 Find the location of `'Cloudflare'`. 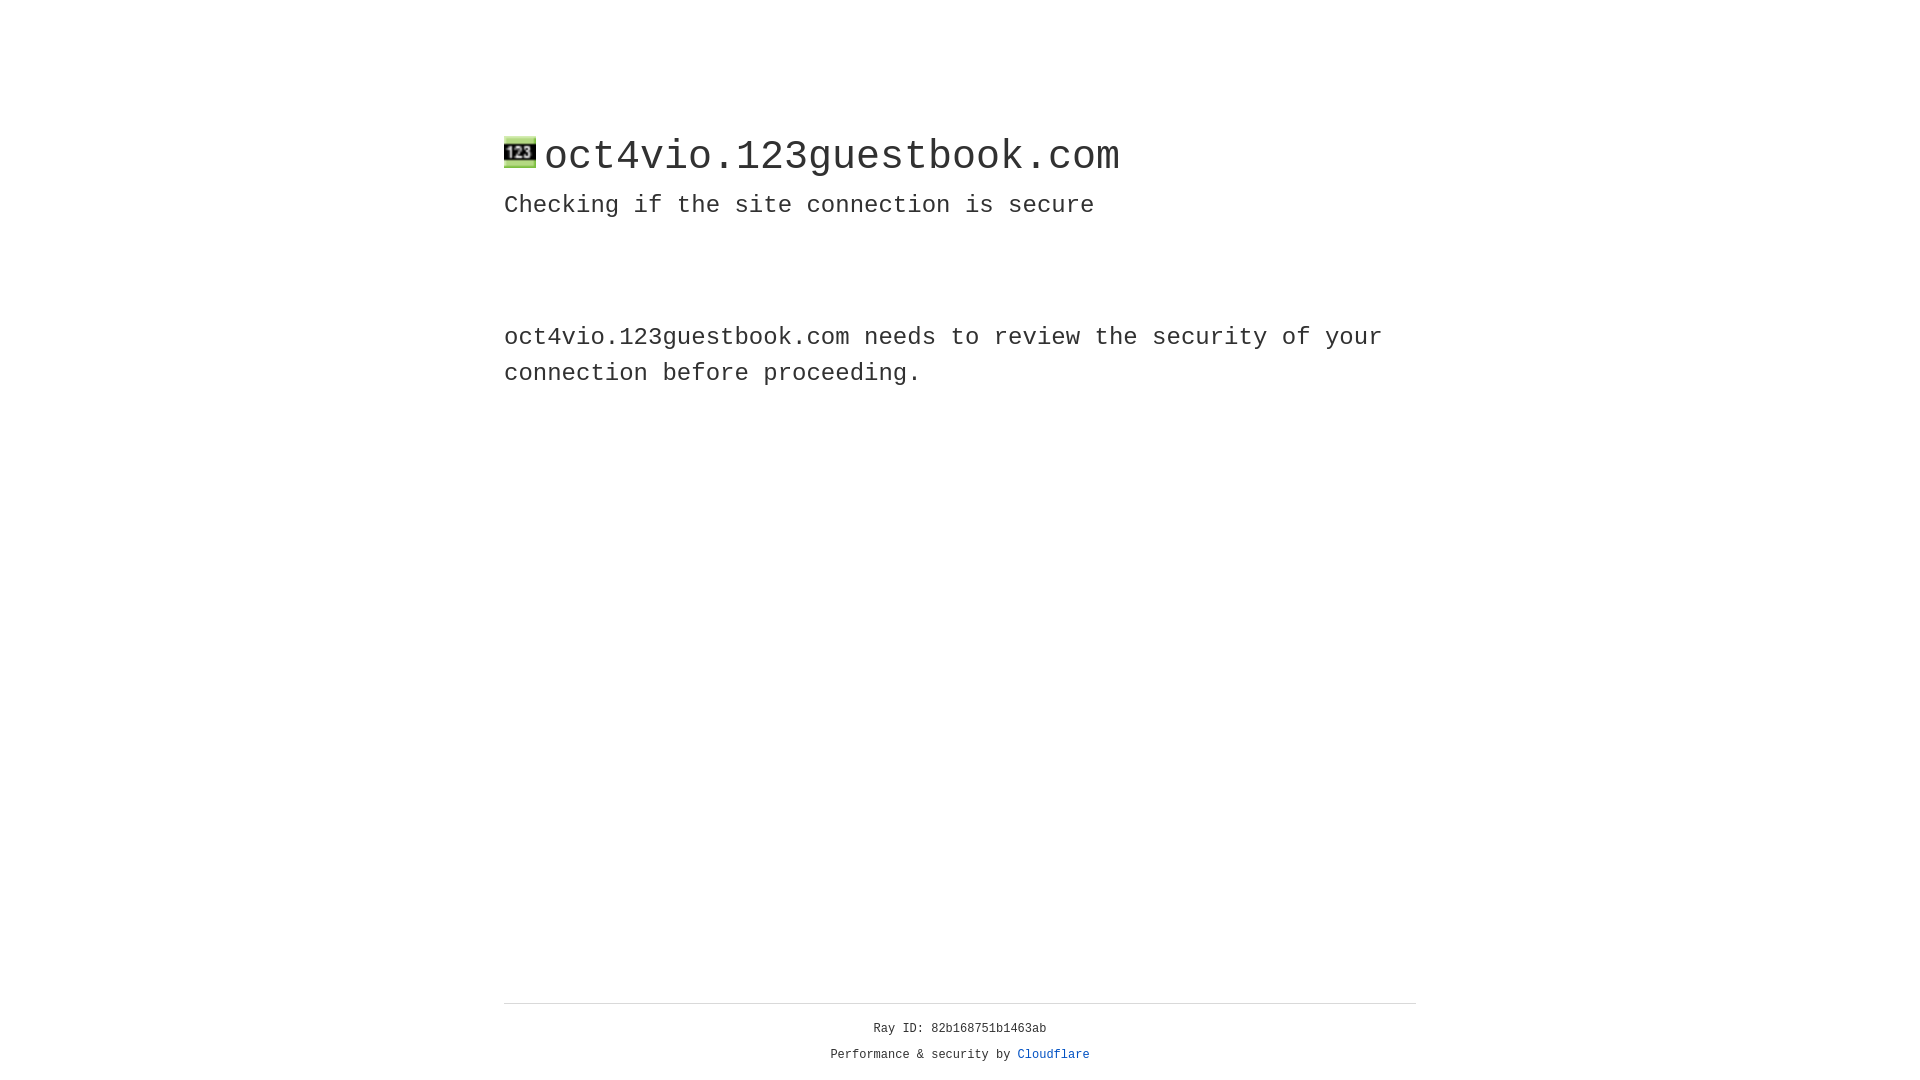

'Cloudflare' is located at coordinates (1017, 1054).